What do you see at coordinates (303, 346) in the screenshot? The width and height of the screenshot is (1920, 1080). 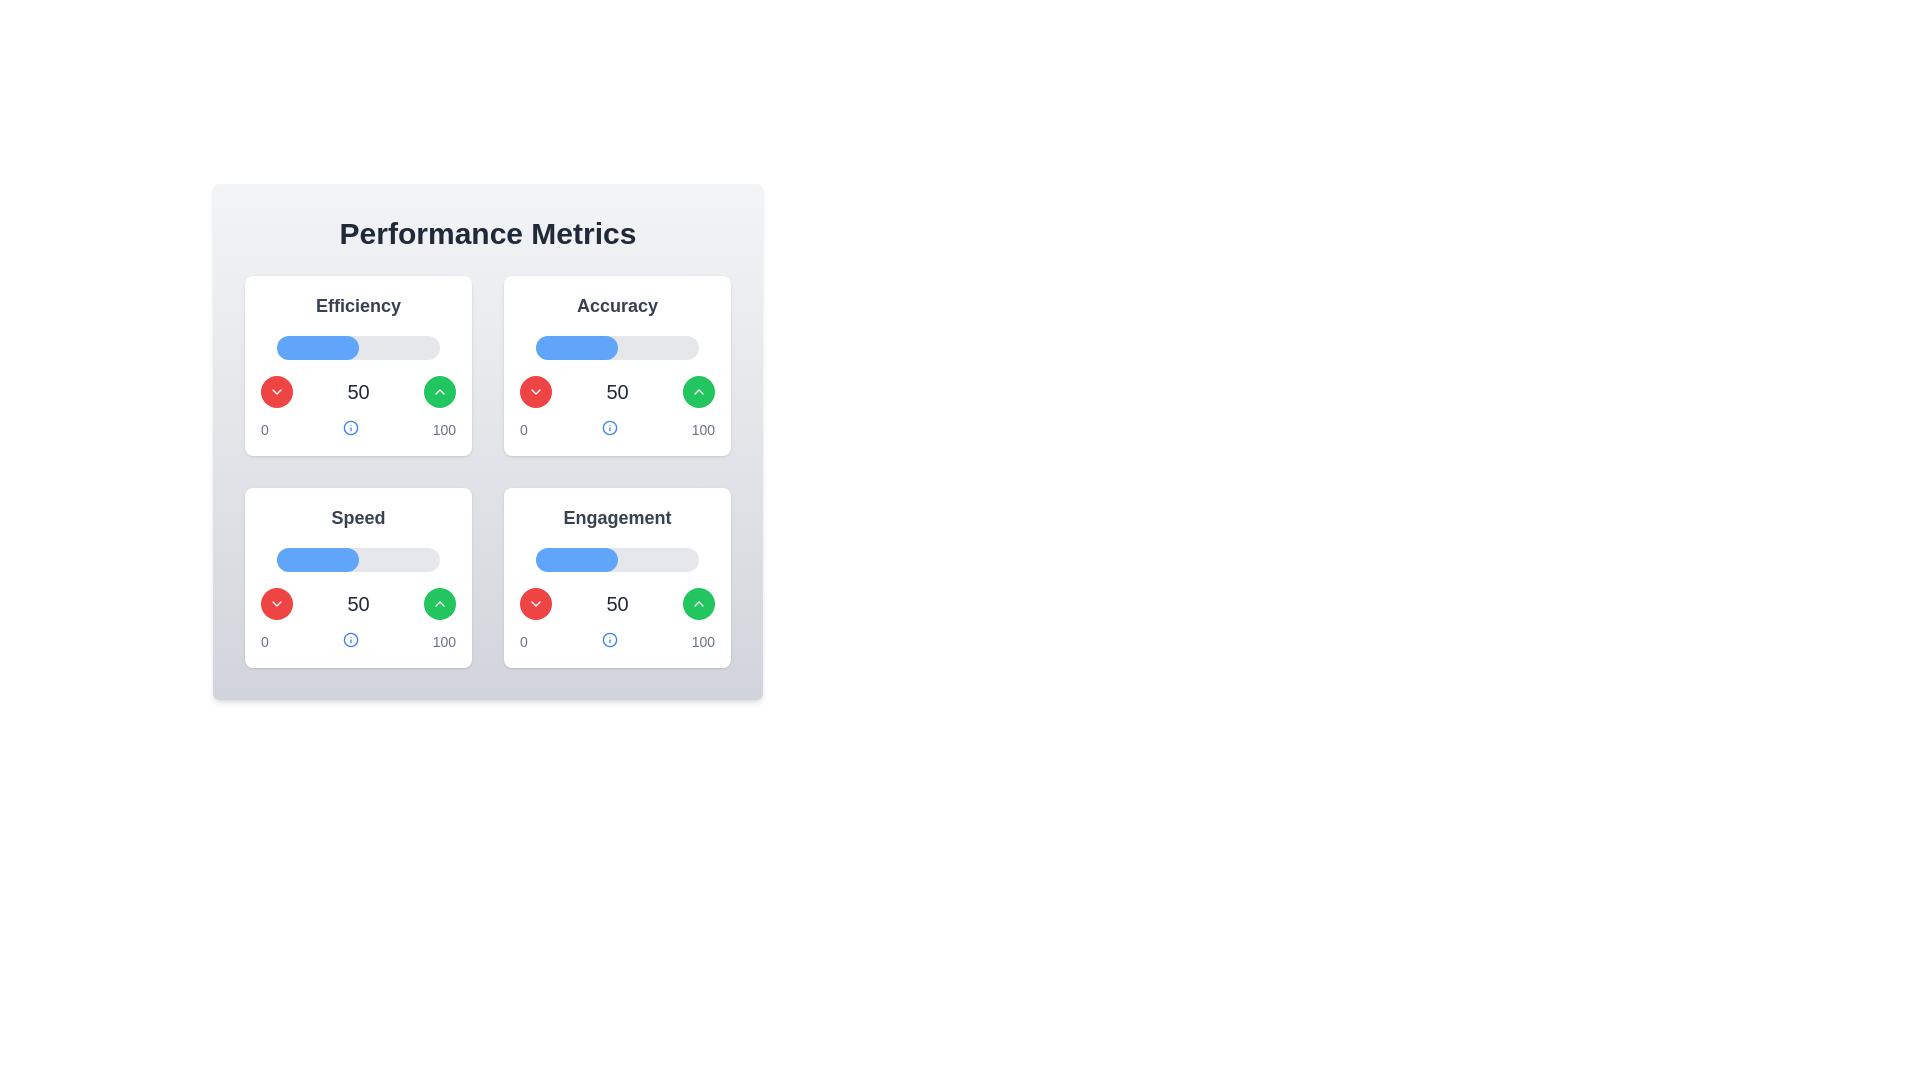 I see `the efficiency value` at bounding box center [303, 346].